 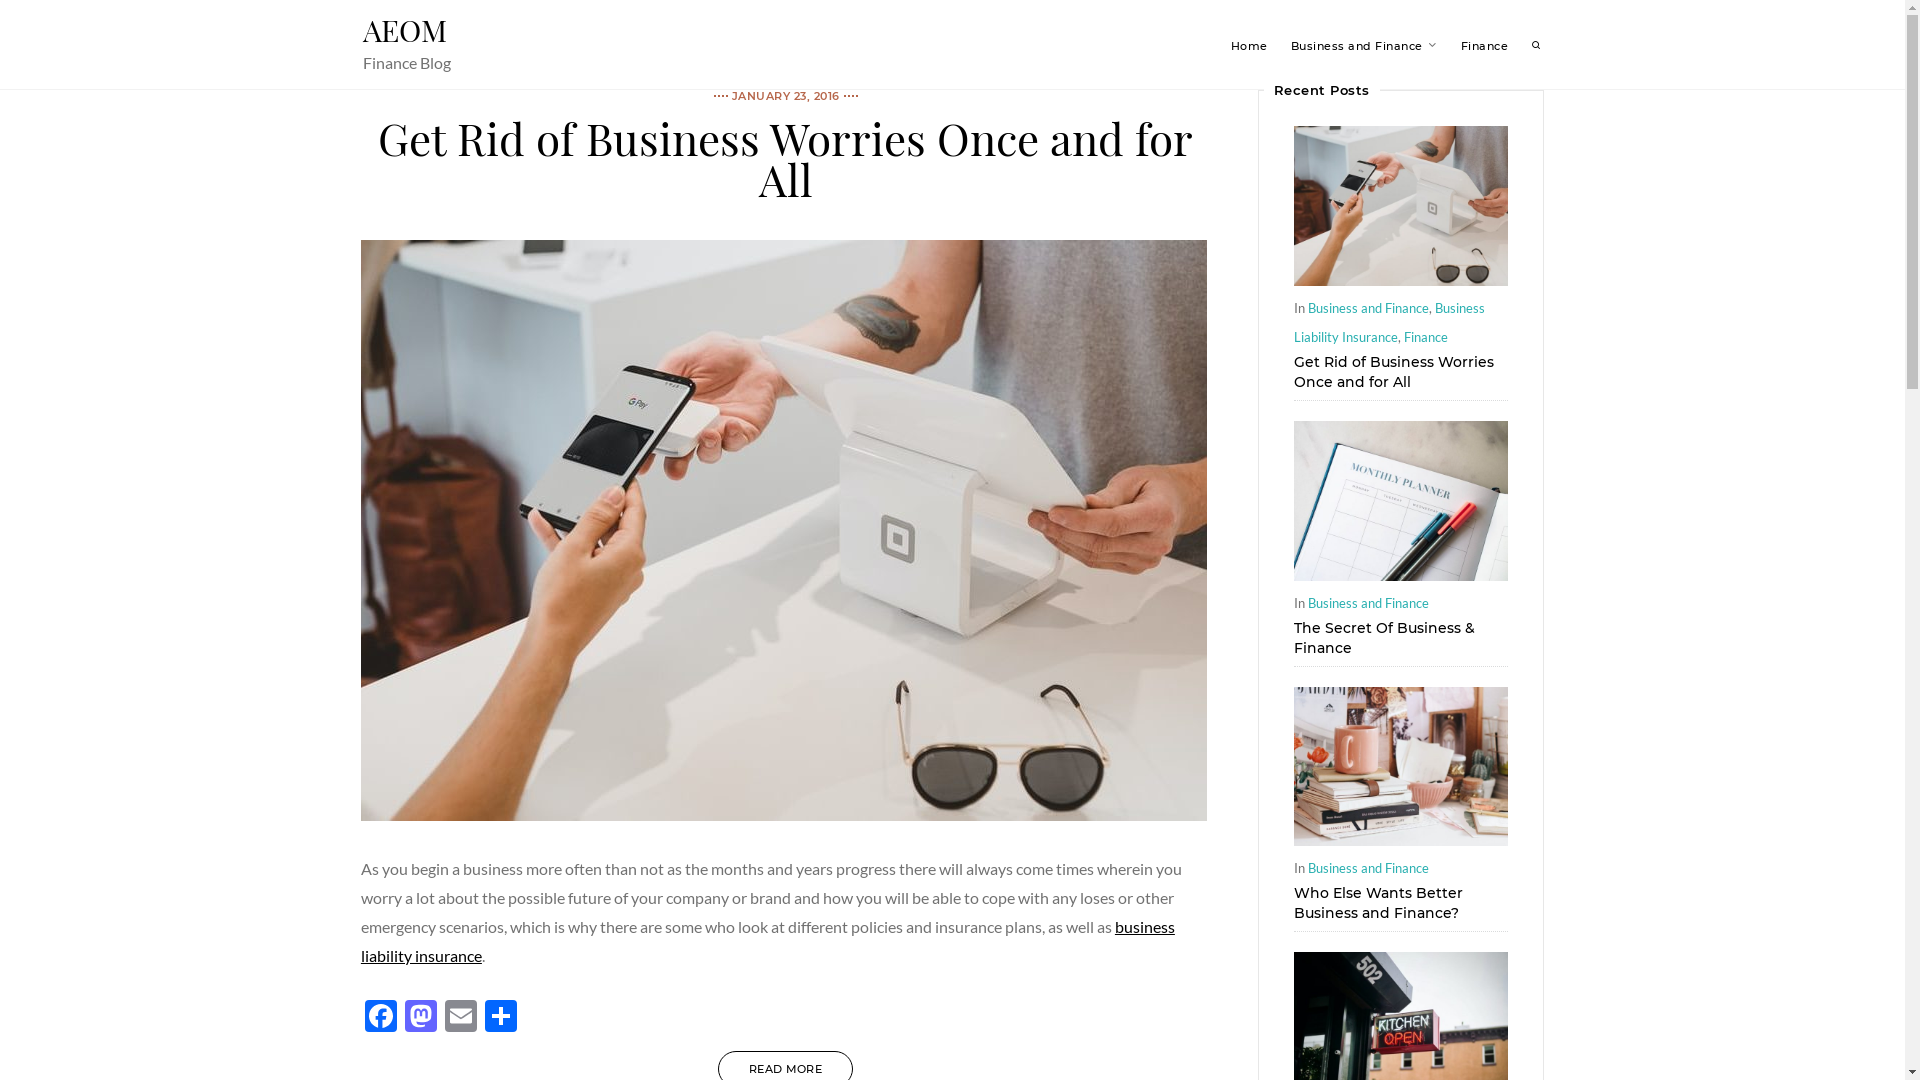 What do you see at coordinates (459, 1018) in the screenshot?
I see `'Email'` at bounding box center [459, 1018].